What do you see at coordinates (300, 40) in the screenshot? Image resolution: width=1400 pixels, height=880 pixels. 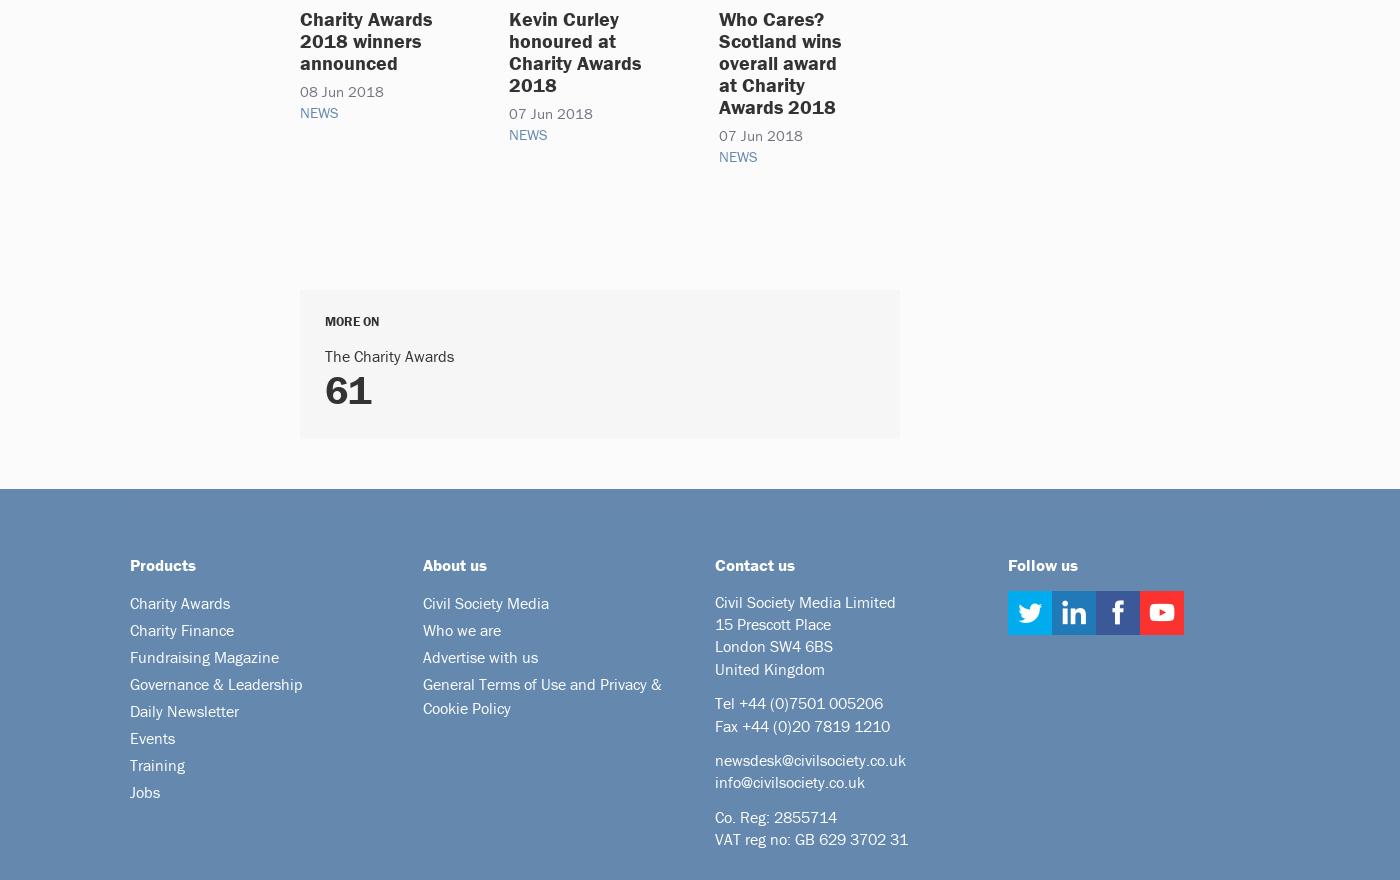 I see `'Charity Awards 2018 winners announced'` at bounding box center [300, 40].